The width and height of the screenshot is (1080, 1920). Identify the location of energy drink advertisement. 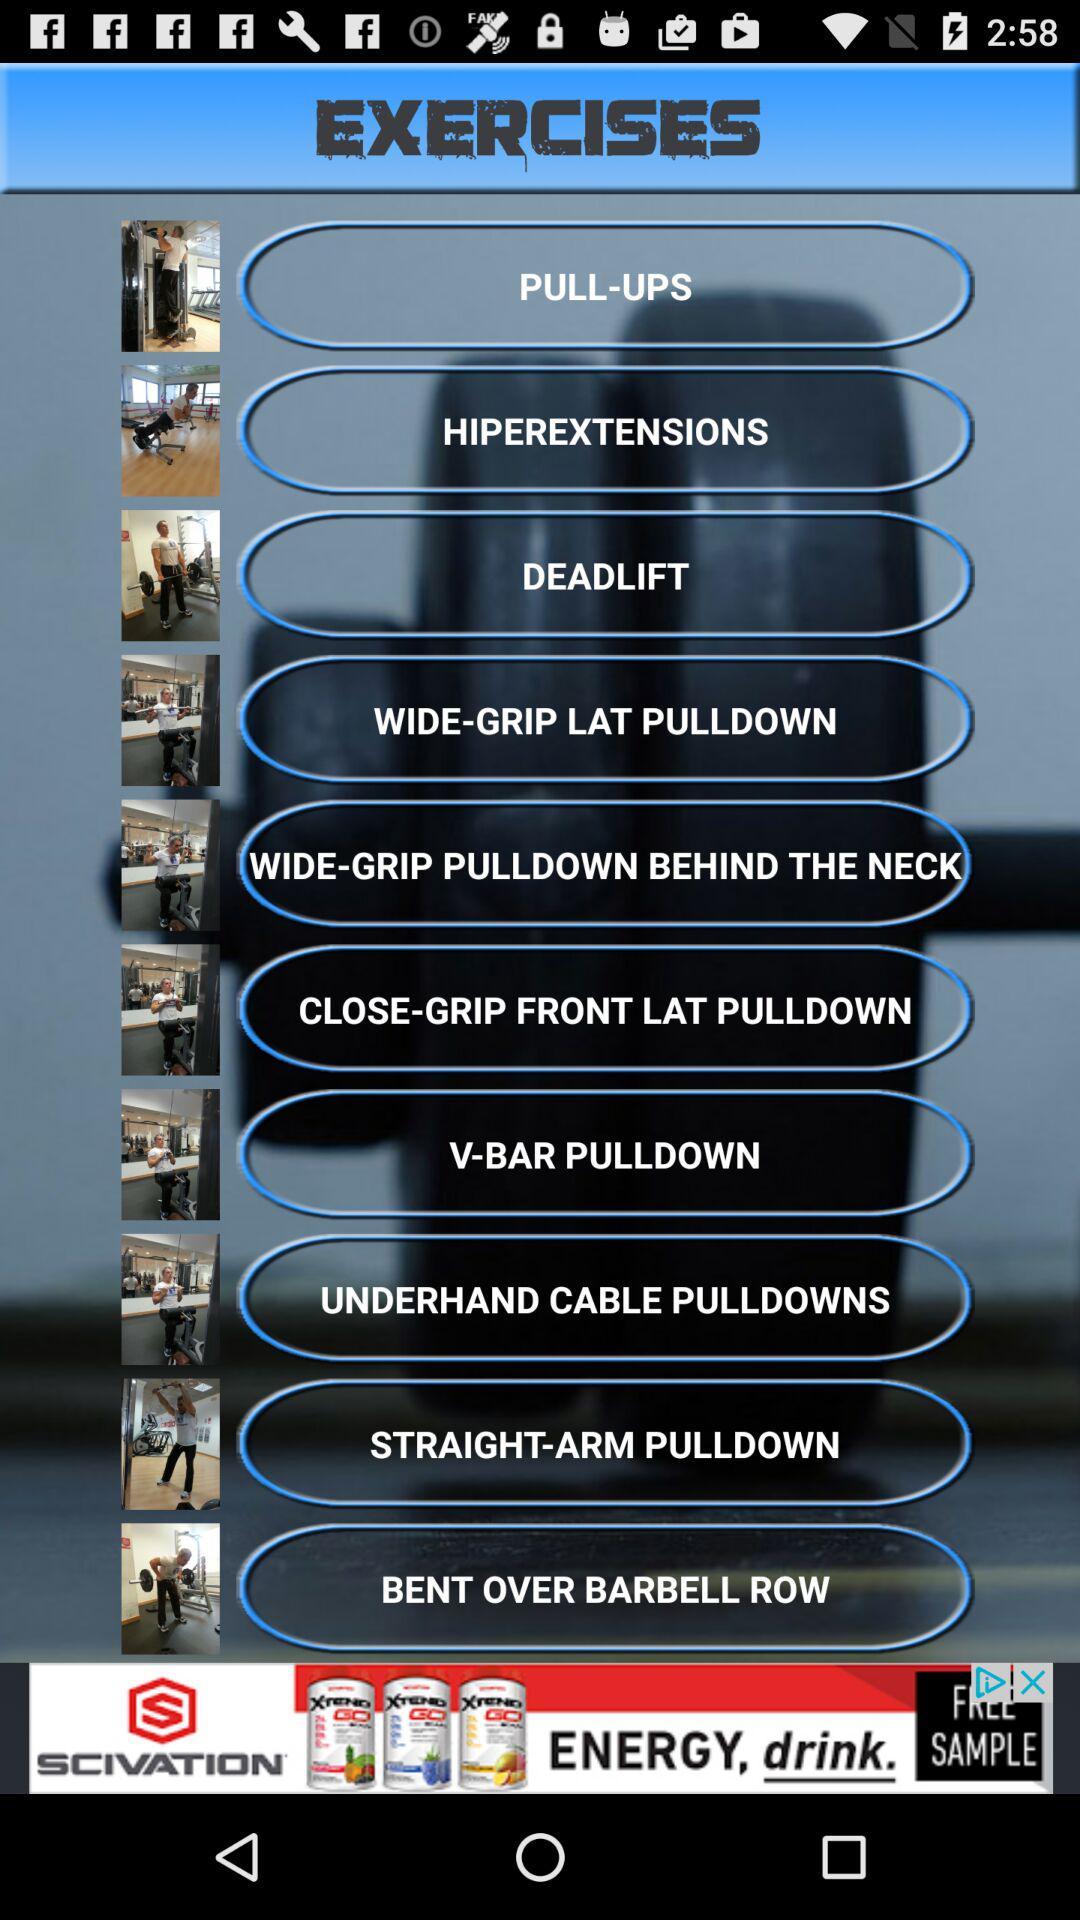
(540, 1727).